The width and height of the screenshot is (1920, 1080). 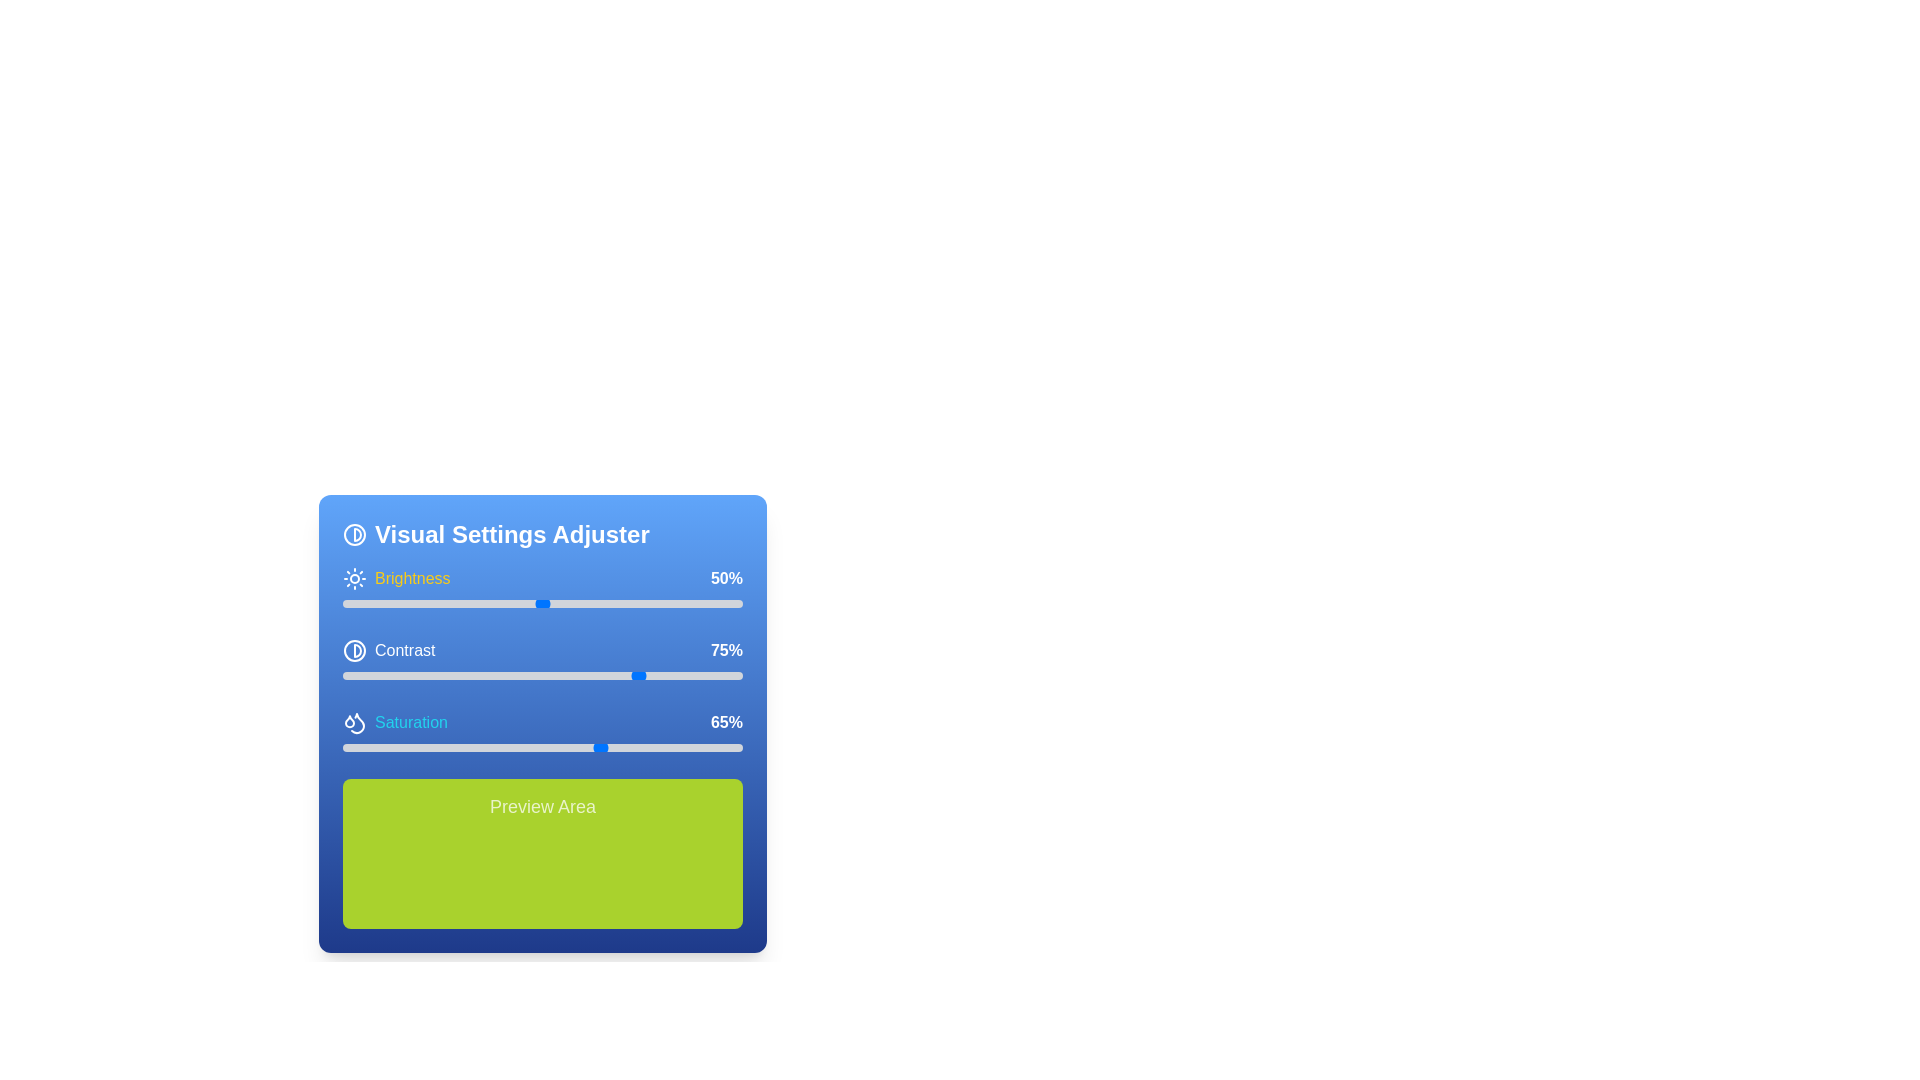 What do you see at coordinates (702, 675) in the screenshot?
I see `contrast` at bounding box center [702, 675].